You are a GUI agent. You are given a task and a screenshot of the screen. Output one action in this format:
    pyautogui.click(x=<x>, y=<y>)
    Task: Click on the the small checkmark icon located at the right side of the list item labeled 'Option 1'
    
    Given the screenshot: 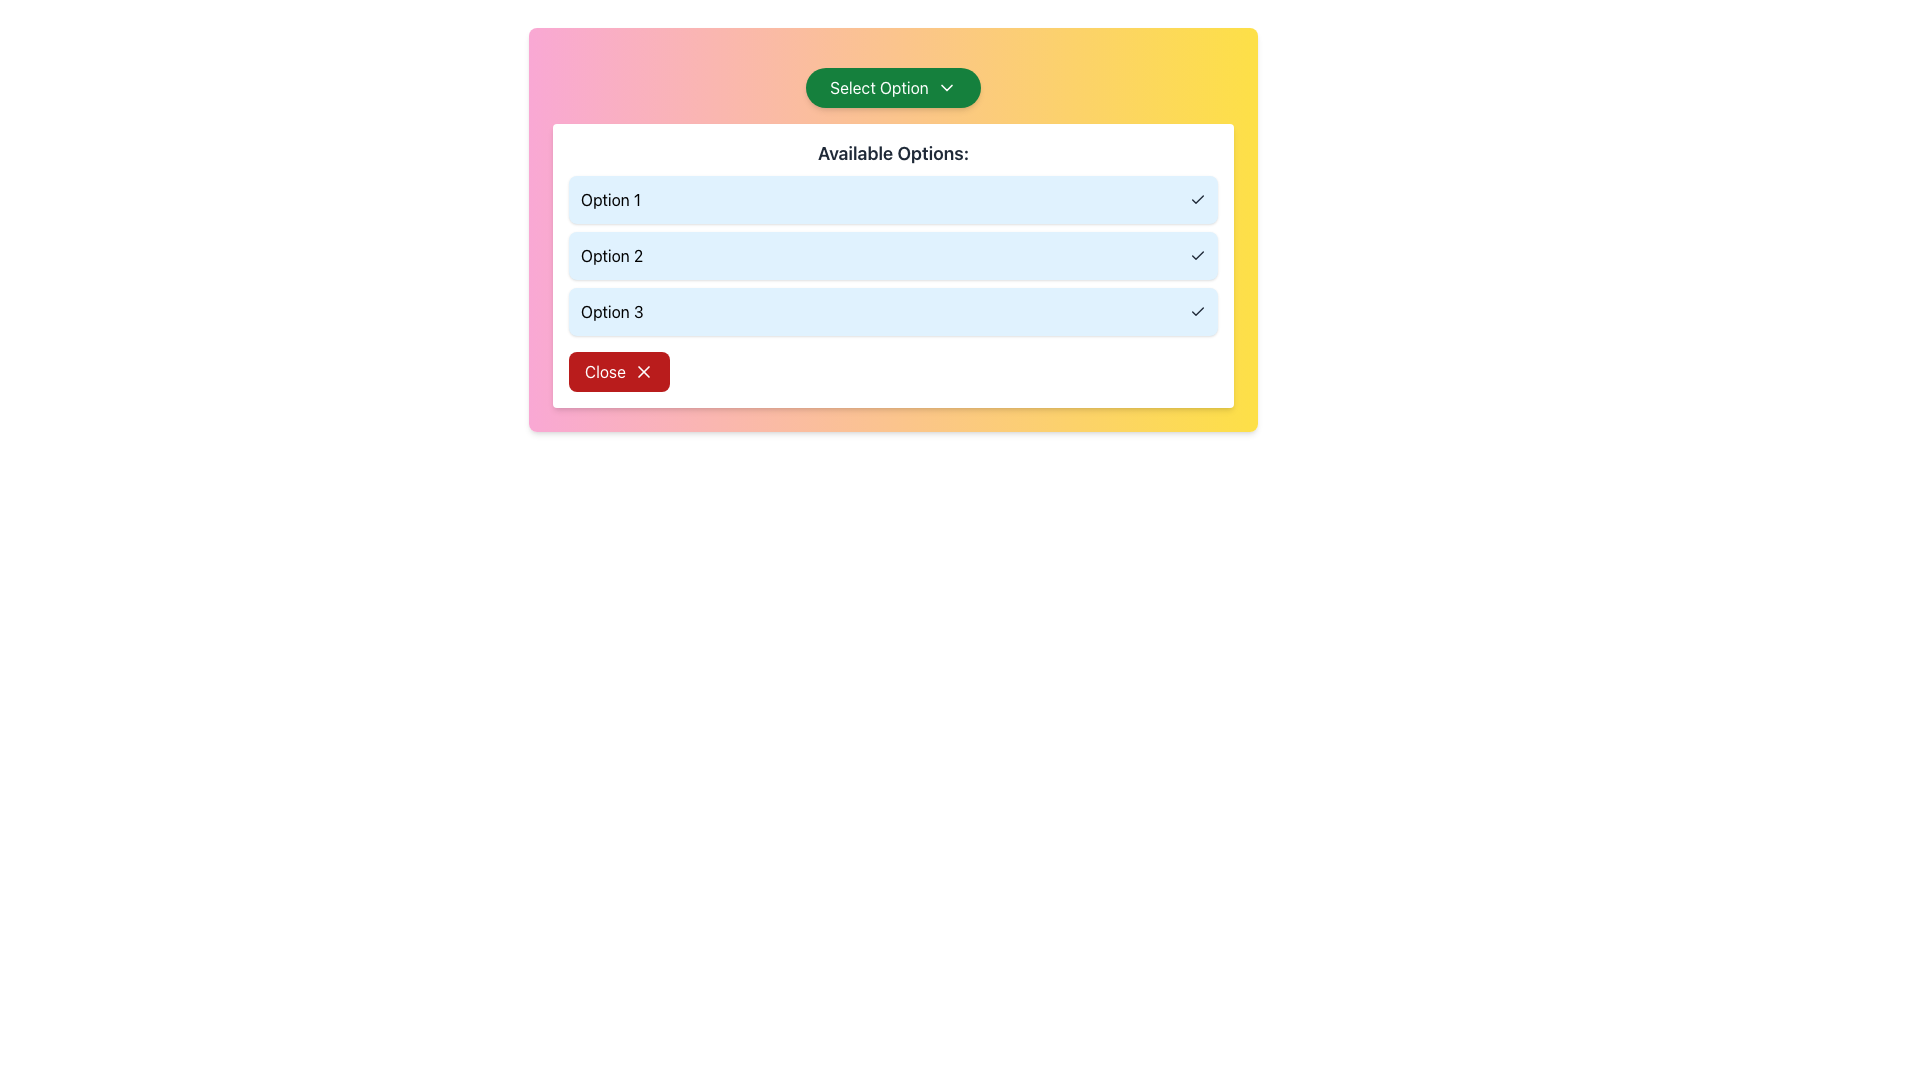 What is the action you would take?
    pyautogui.click(x=1198, y=200)
    